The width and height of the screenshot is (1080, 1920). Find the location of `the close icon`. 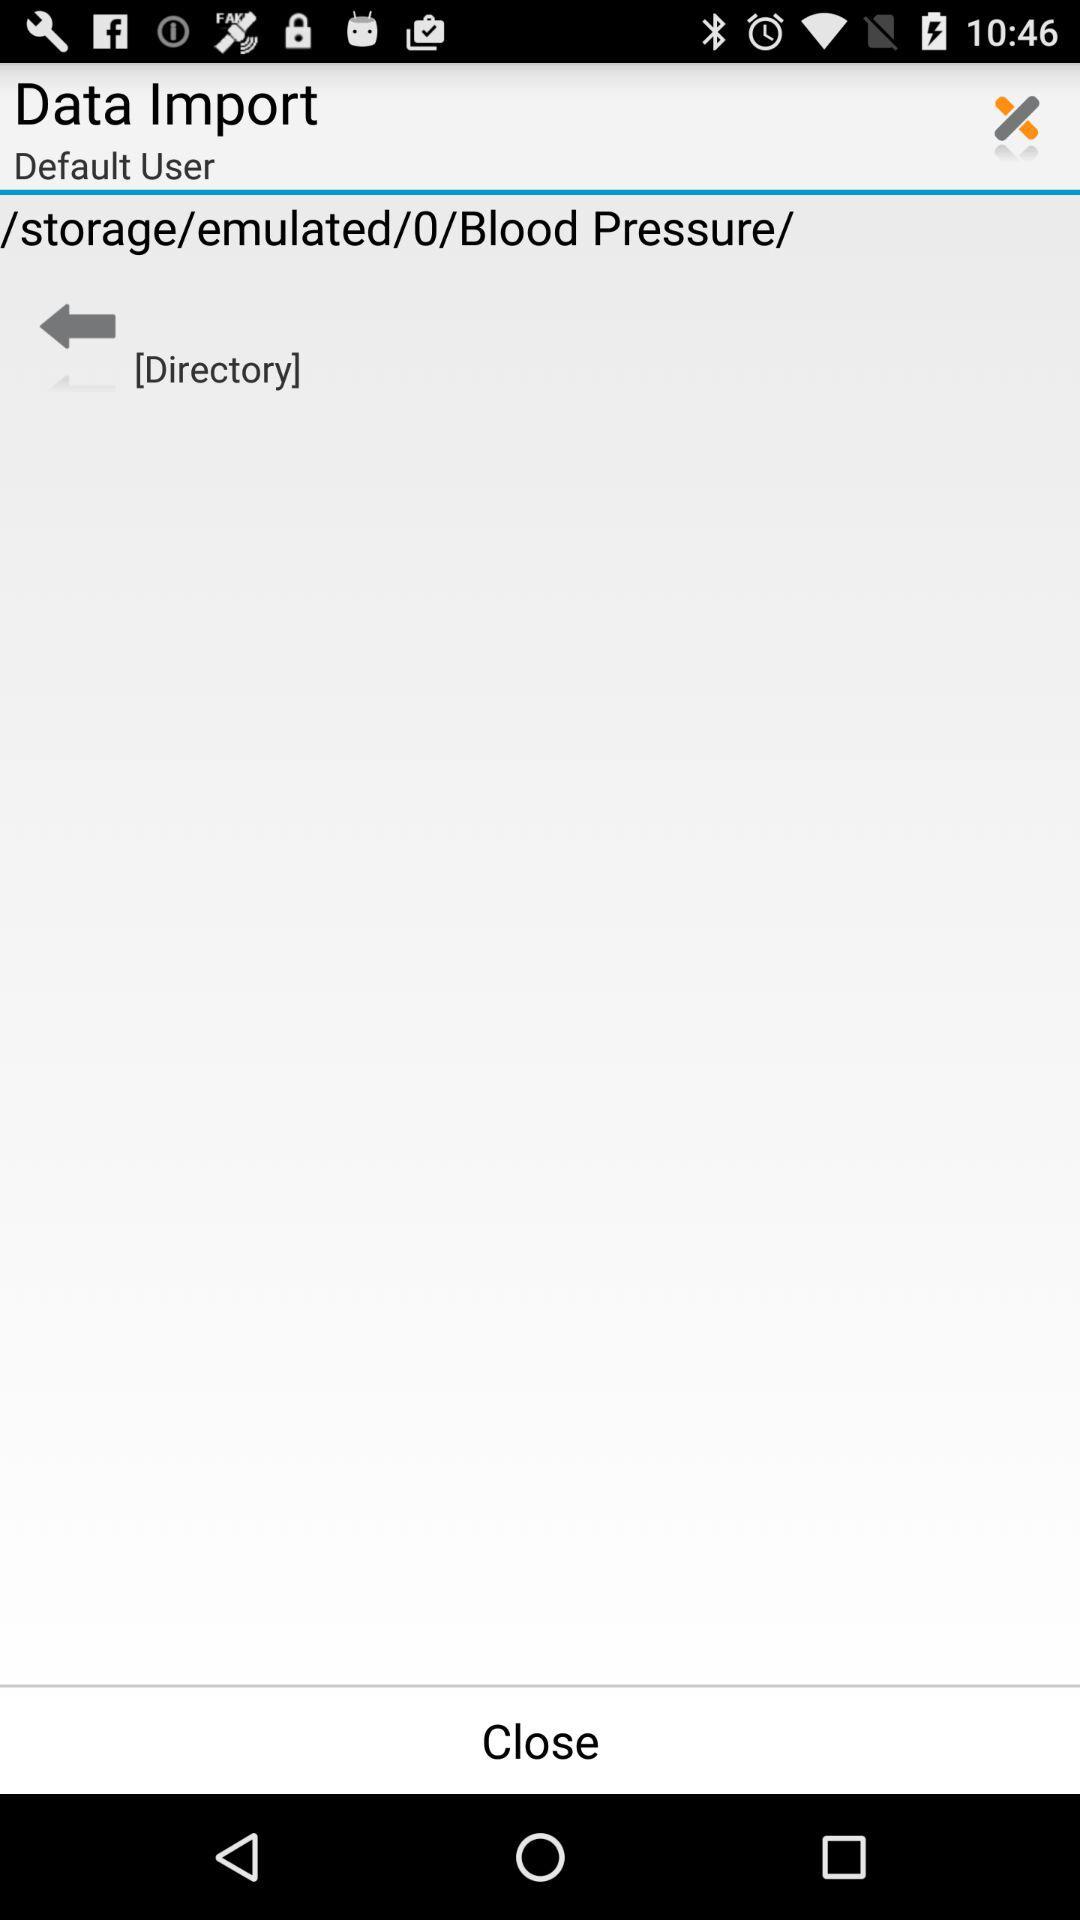

the close icon is located at coordinates (1017, 133).